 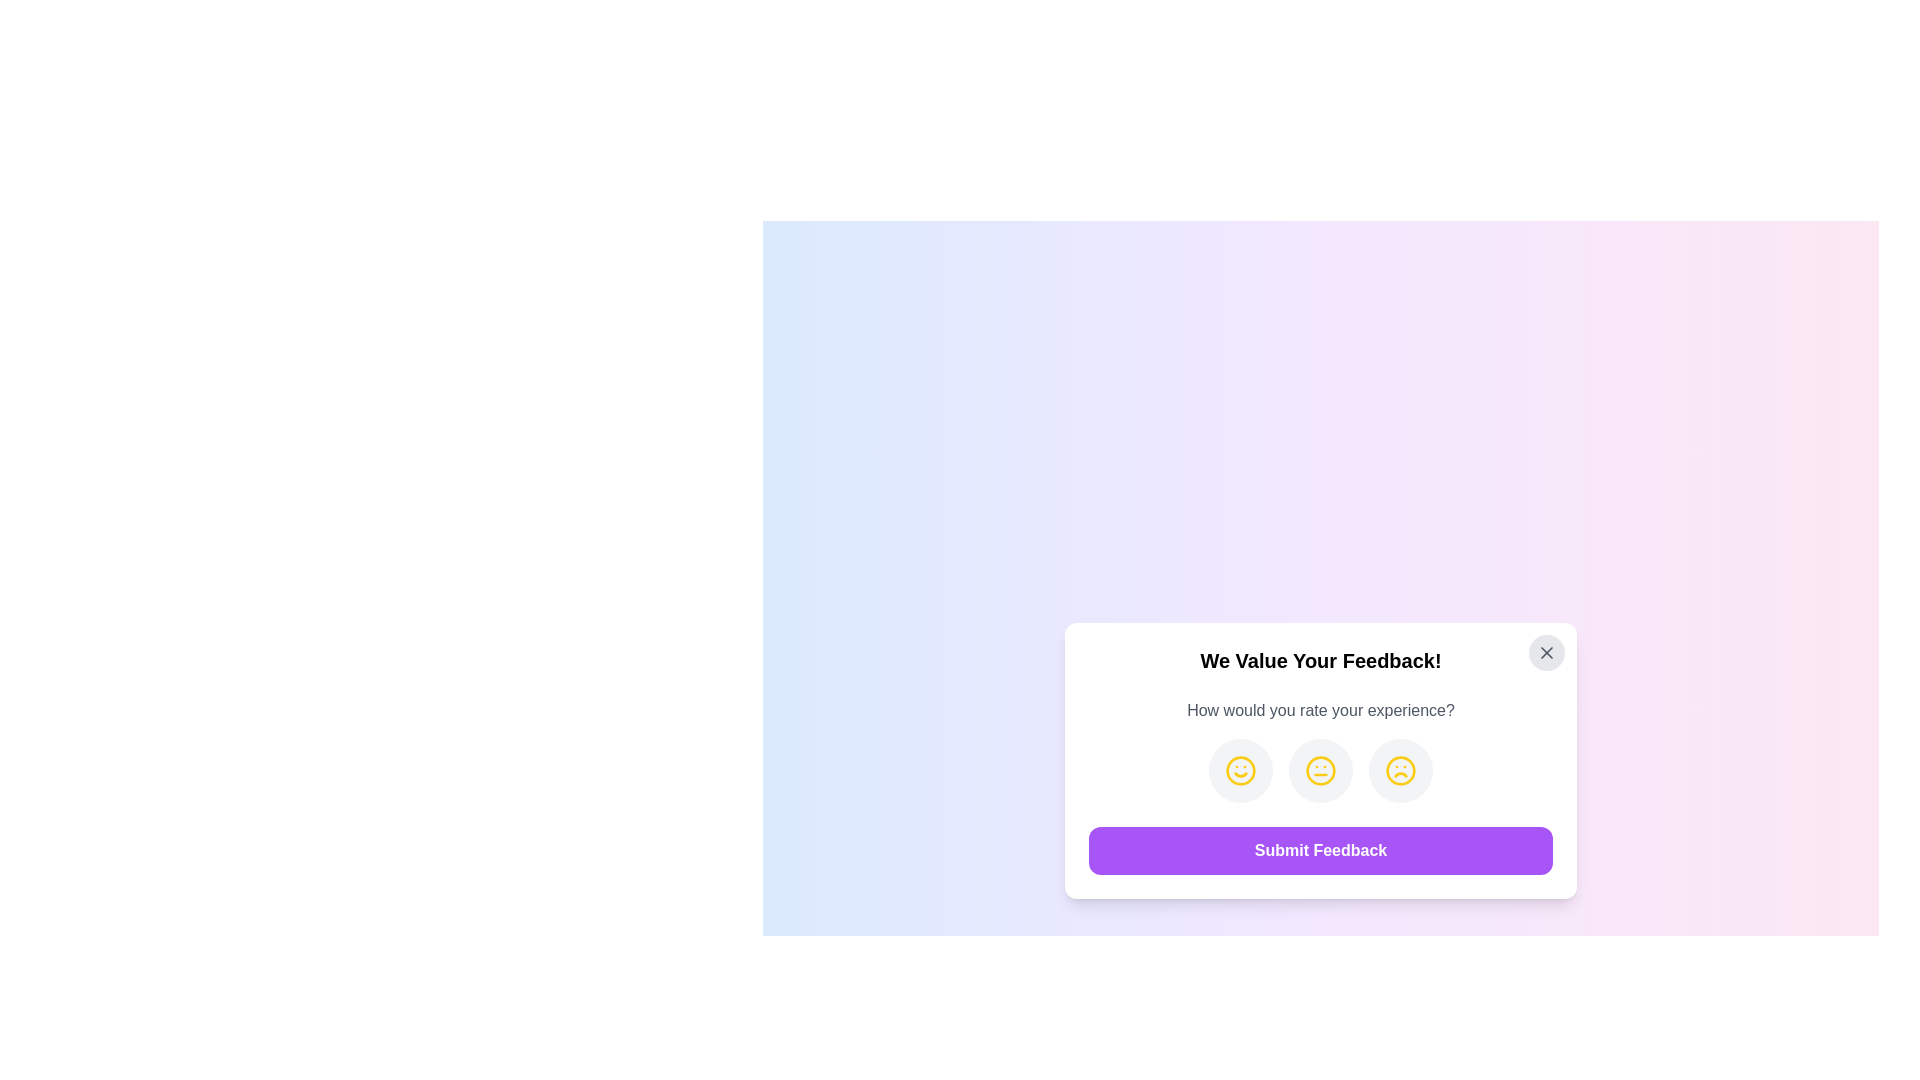 I want to click on the neutral face emoticon in the interactive rating circle dialog box, so click(x=1320, y=760).